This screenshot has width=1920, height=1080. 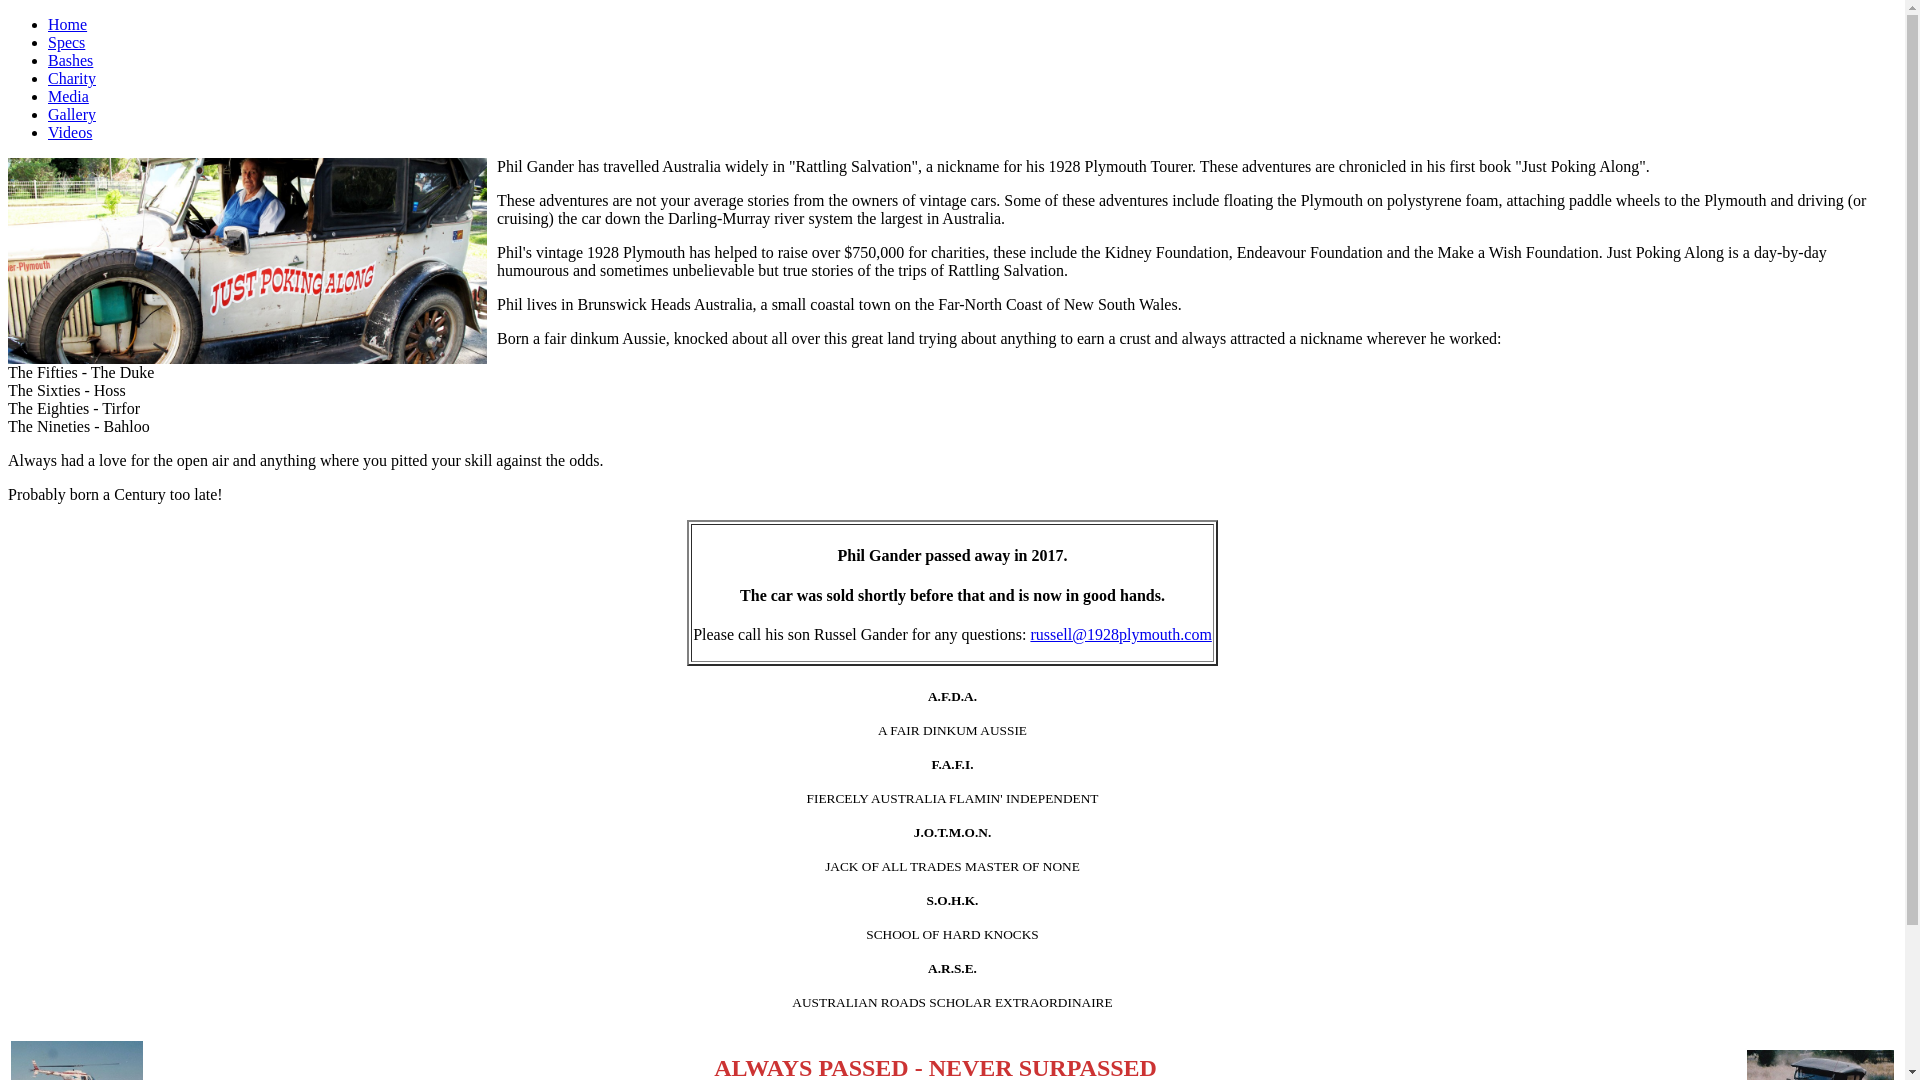 I want to click on 'Specs', so click(x=66, y=42).